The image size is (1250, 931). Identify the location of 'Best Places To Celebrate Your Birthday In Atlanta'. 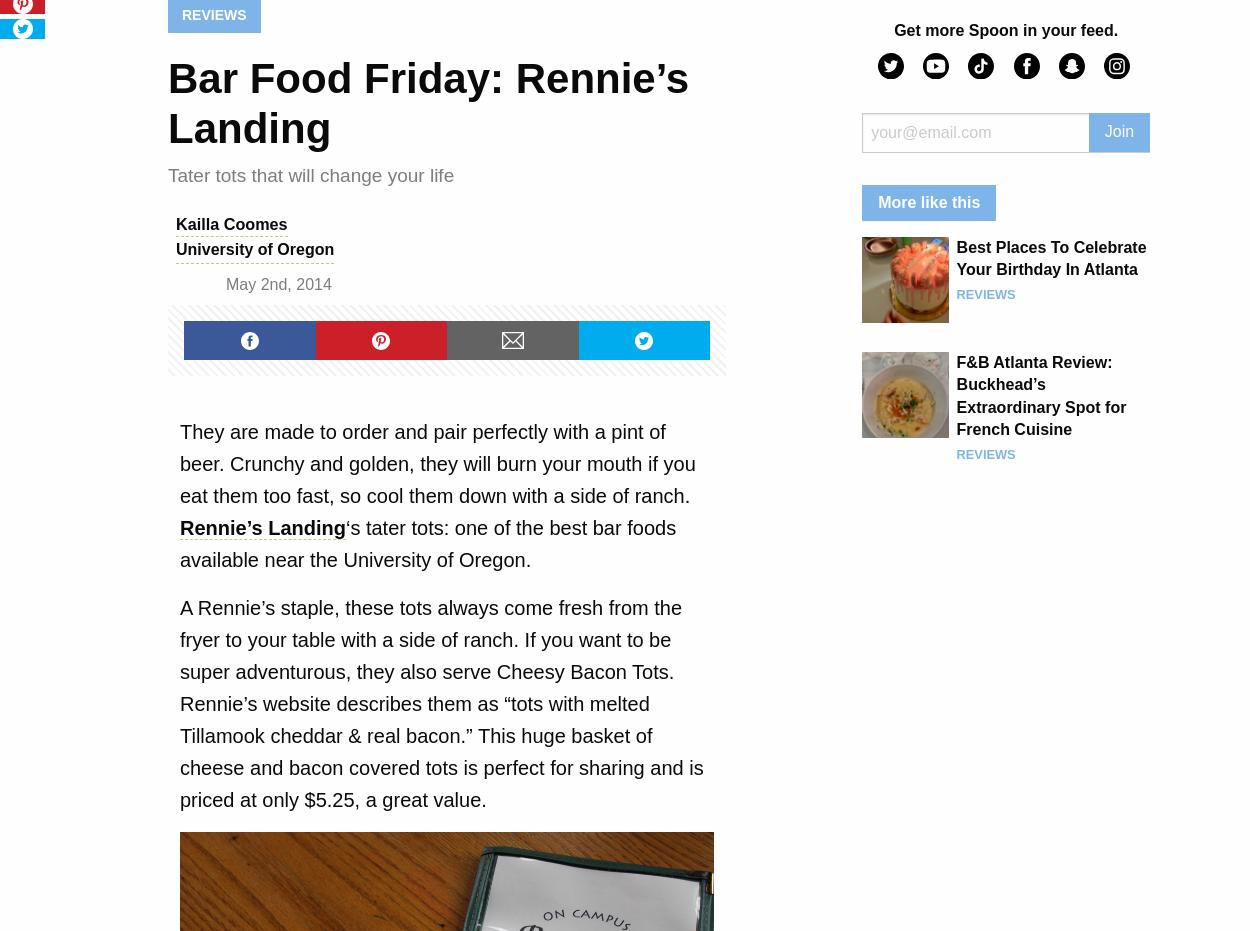
(1051, 257).